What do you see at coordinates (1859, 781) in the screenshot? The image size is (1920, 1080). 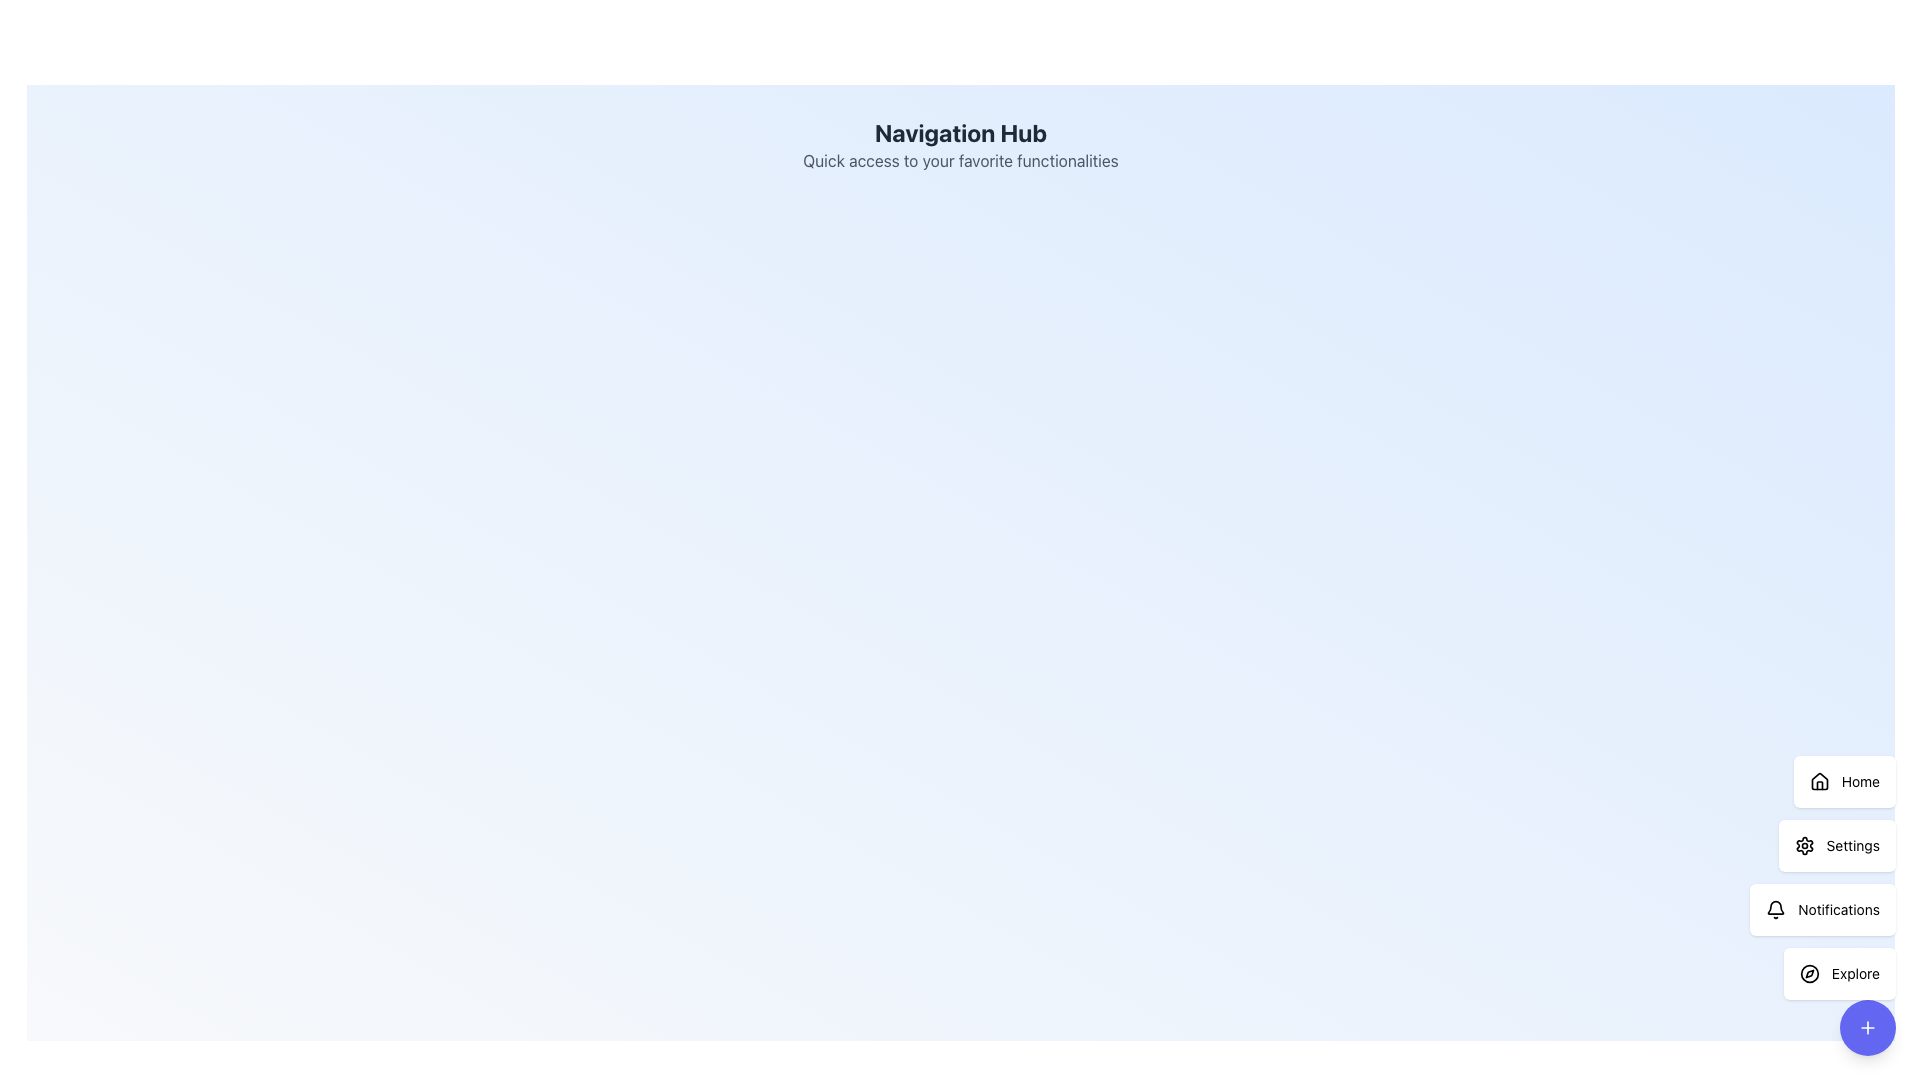 I see `text label for the navigation option 'Home', which directs users to the homepage of the application` at bounding box center [1859, 781].